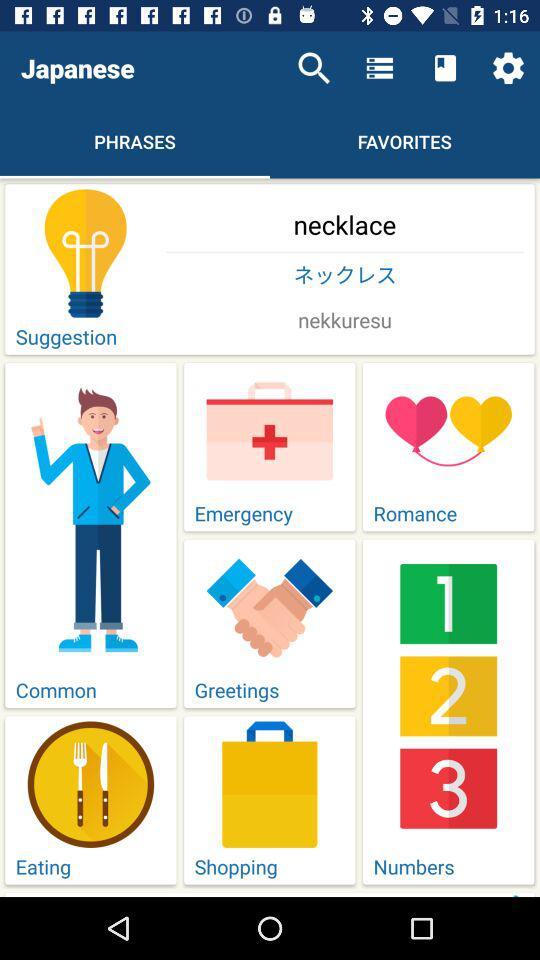 The height and width of the screenshot is (960, 540). Describe the element at coordinates (270, 623) in the screenshot. I see `greetings` at that location.